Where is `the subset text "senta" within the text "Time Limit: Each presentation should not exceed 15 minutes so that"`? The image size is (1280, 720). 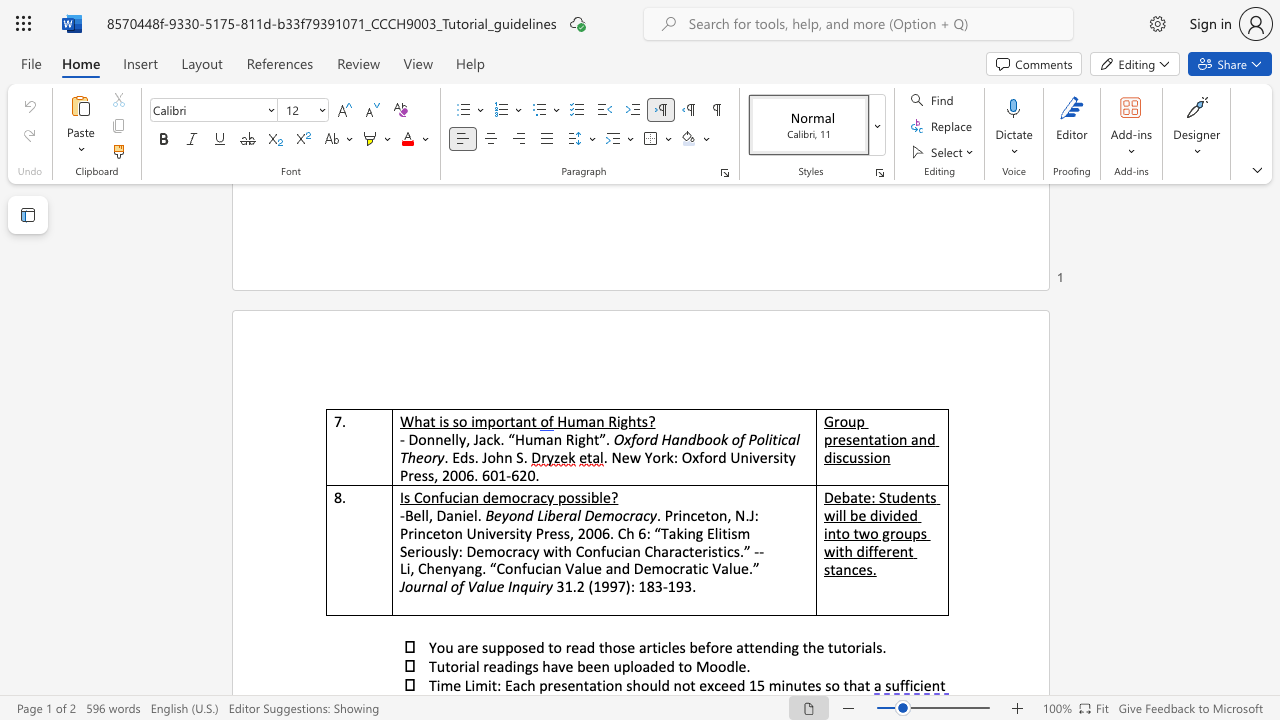
the subset text "senta" within the text "Time Limit: Each presentation should not exceed 15 minutes so that" is located at coordinates (560, 684).